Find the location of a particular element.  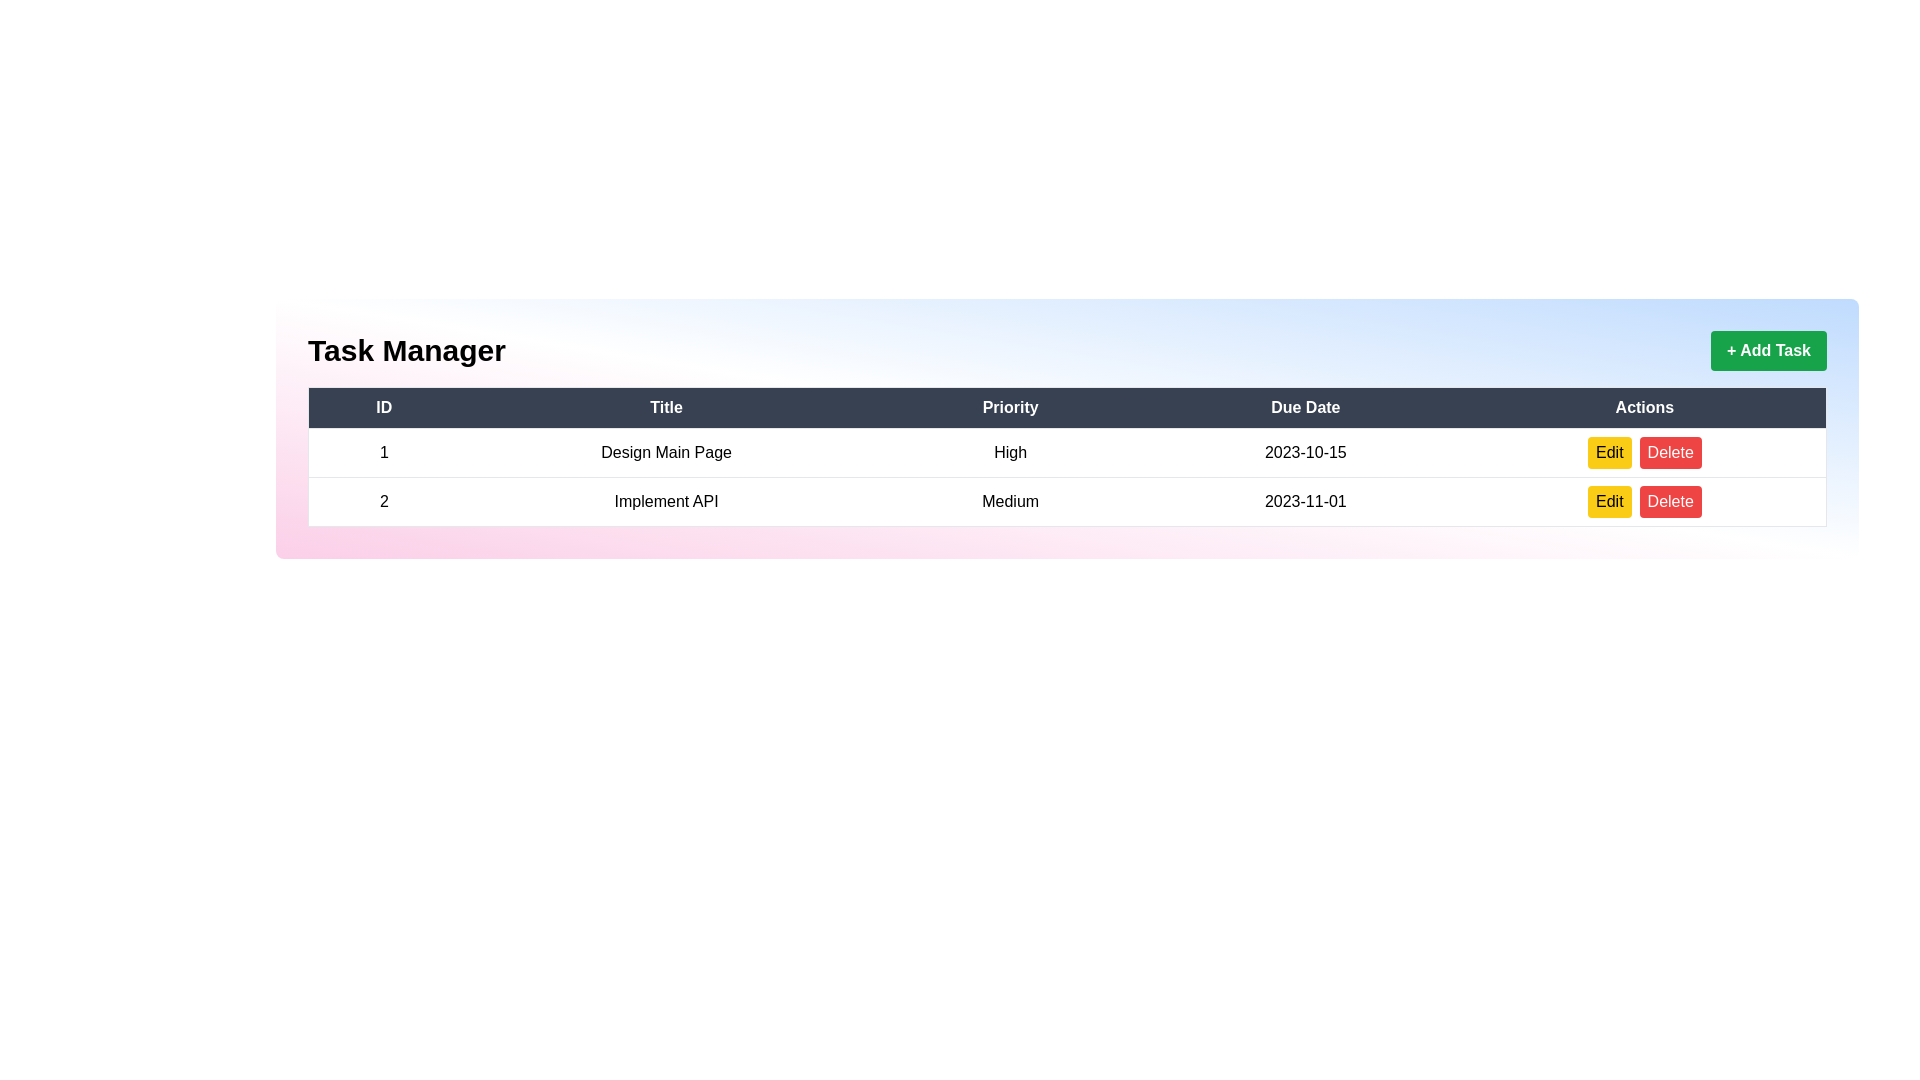

the text label displaying 'High' in the 'Priority' column of the first row in the table corresponding to the task 'Design Main Page' is located at coordinates (1010, 452).